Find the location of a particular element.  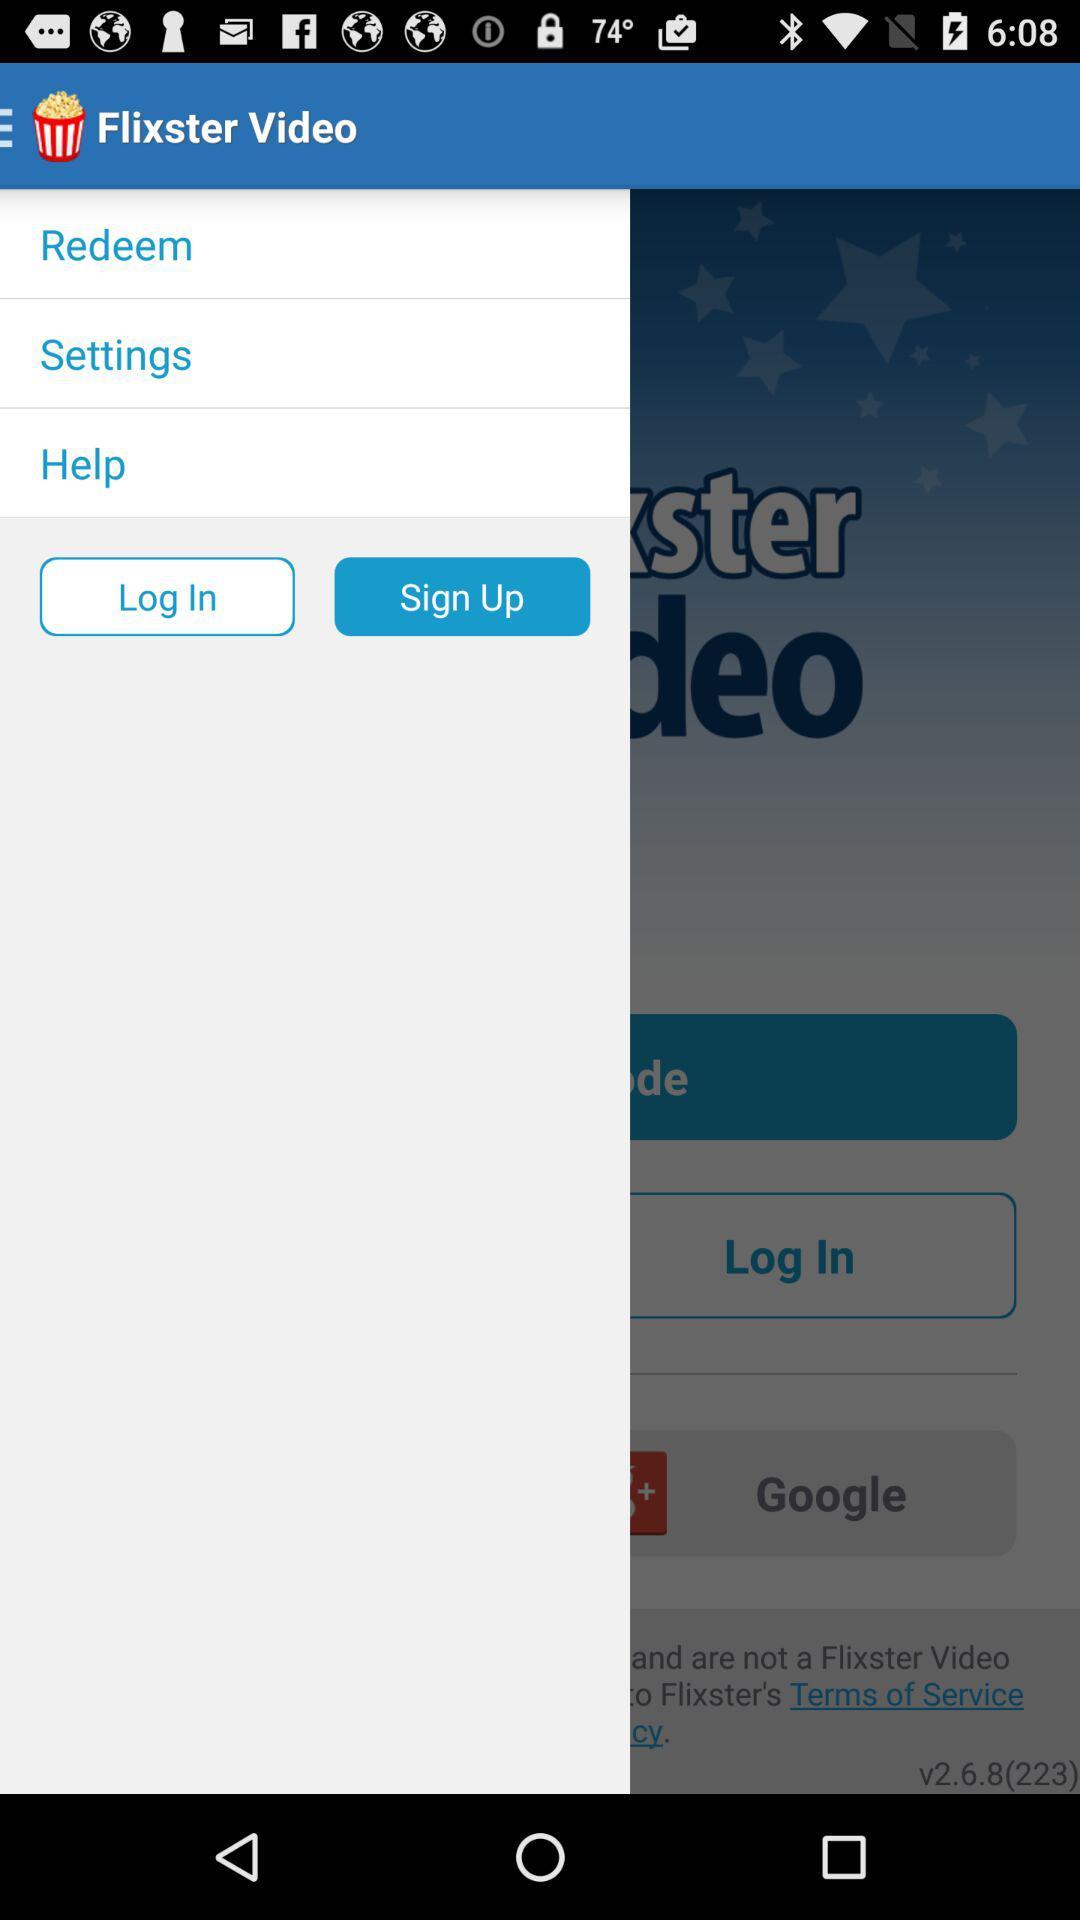

the log in button is located at coordinates (788, 1255).